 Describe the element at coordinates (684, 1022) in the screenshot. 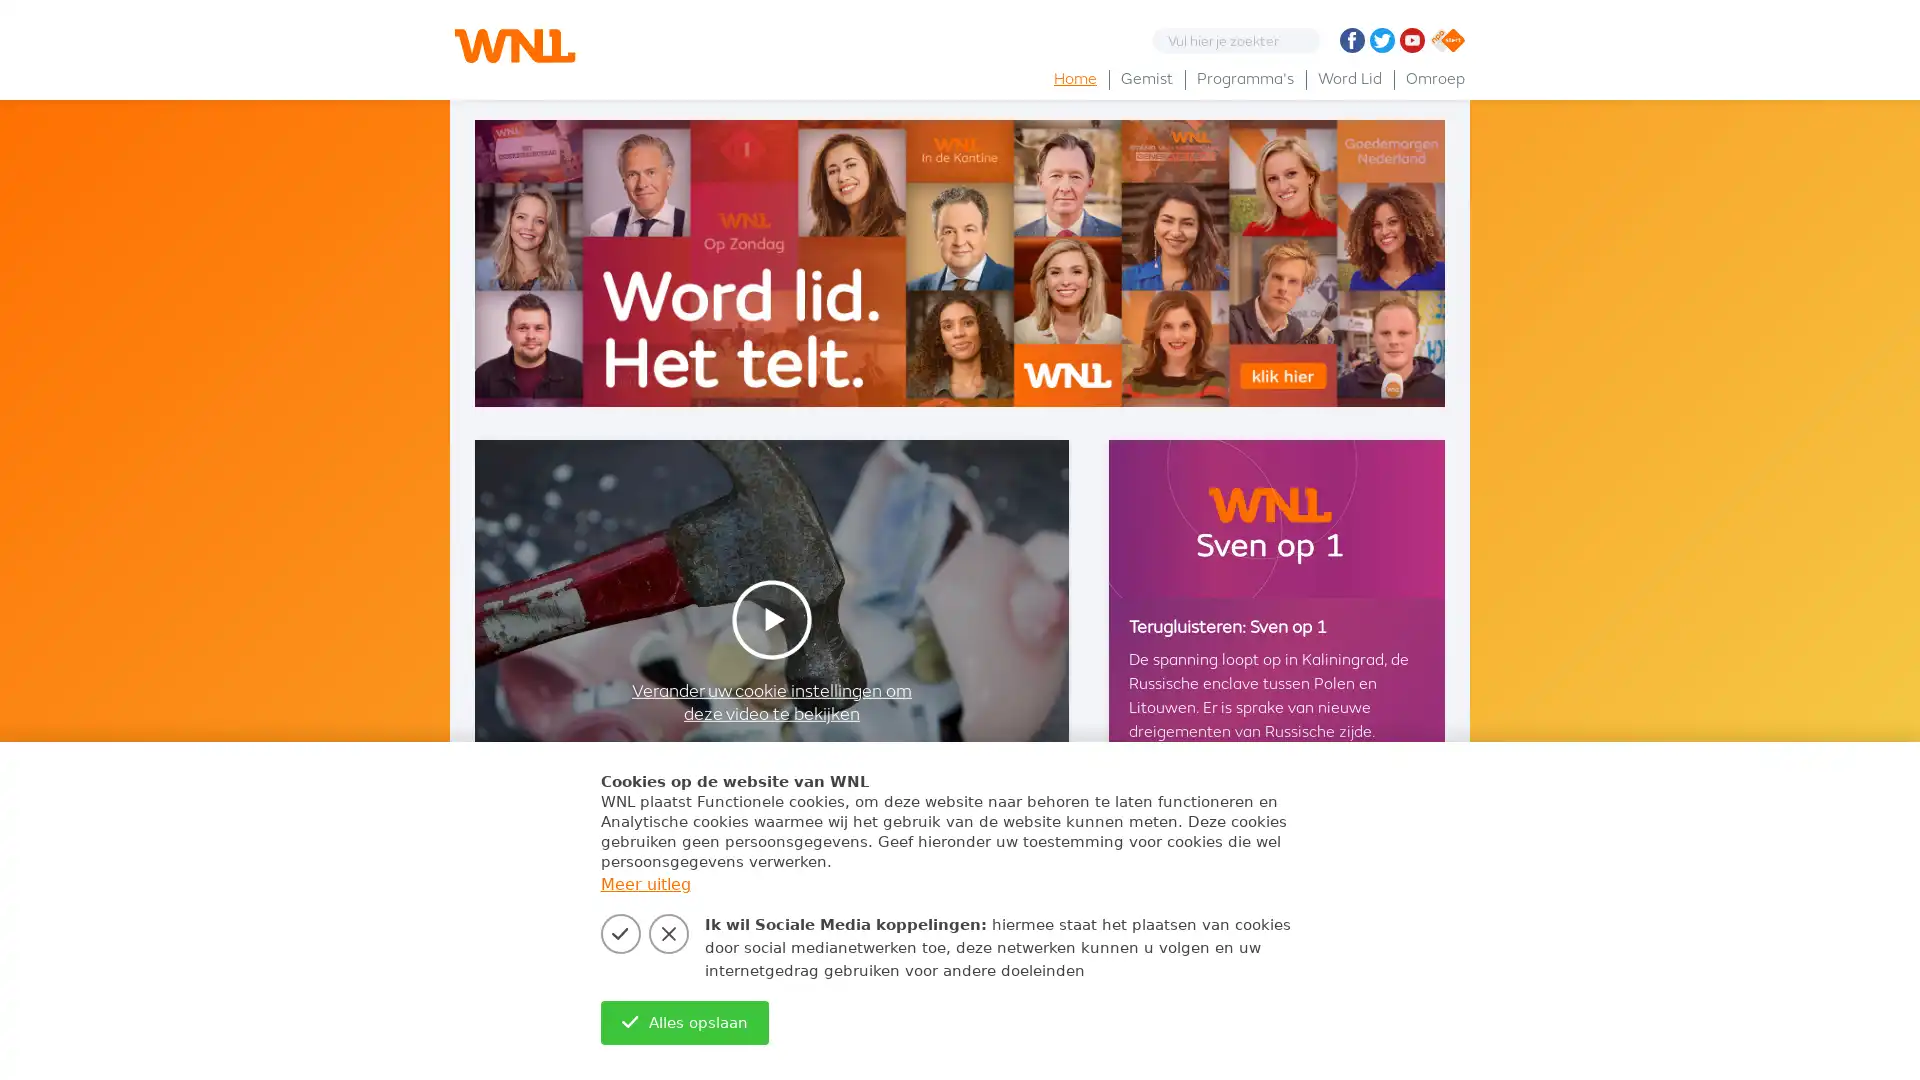

I see `Alles opslaan` at that location.